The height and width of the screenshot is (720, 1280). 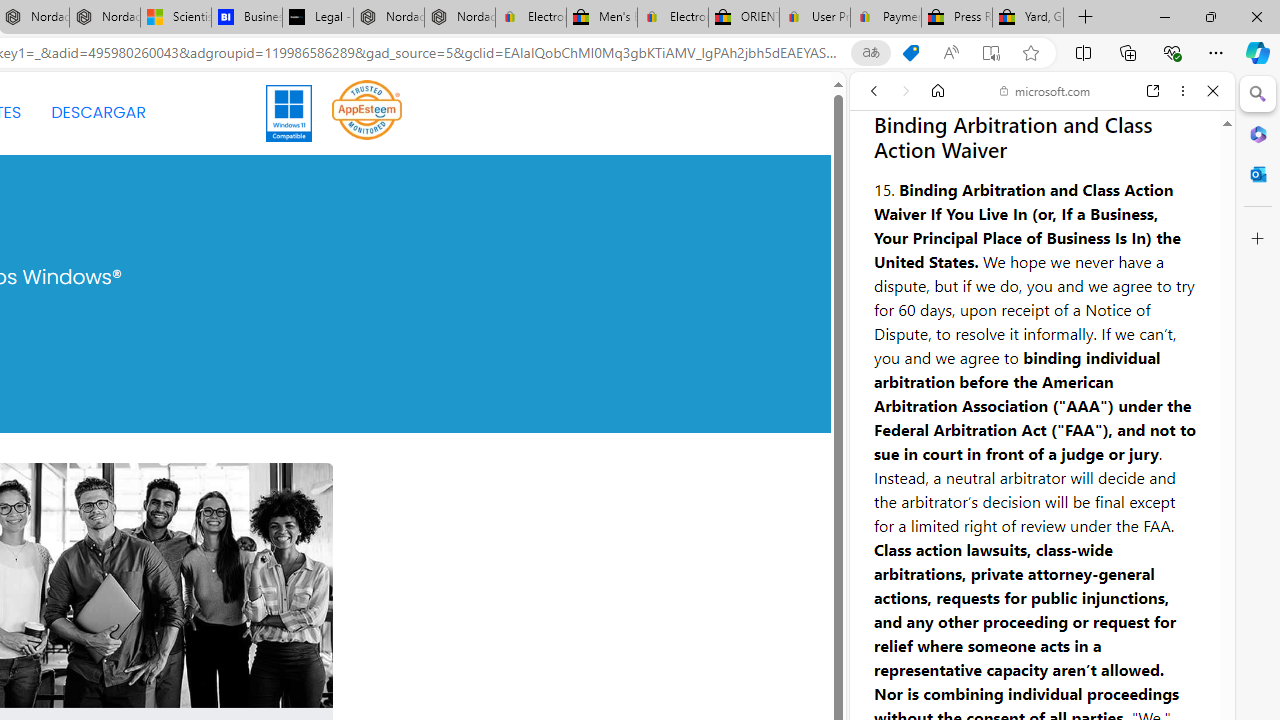 What do you see at coordinates (1044, 91) in the screenshot?
I see `'microsoft.com'` at bounding box center [1044, 91].